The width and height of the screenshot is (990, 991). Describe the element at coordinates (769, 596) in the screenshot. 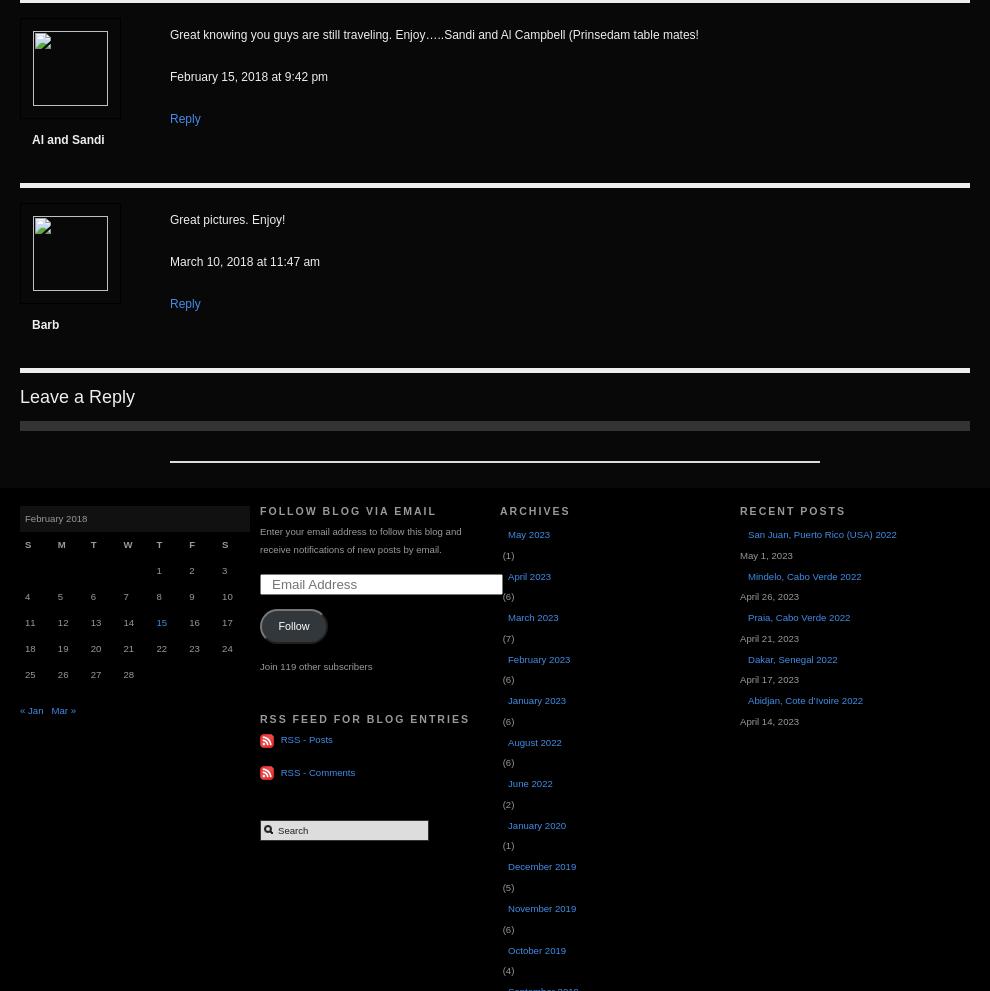

I see `'April 26, 2023'` at that location.